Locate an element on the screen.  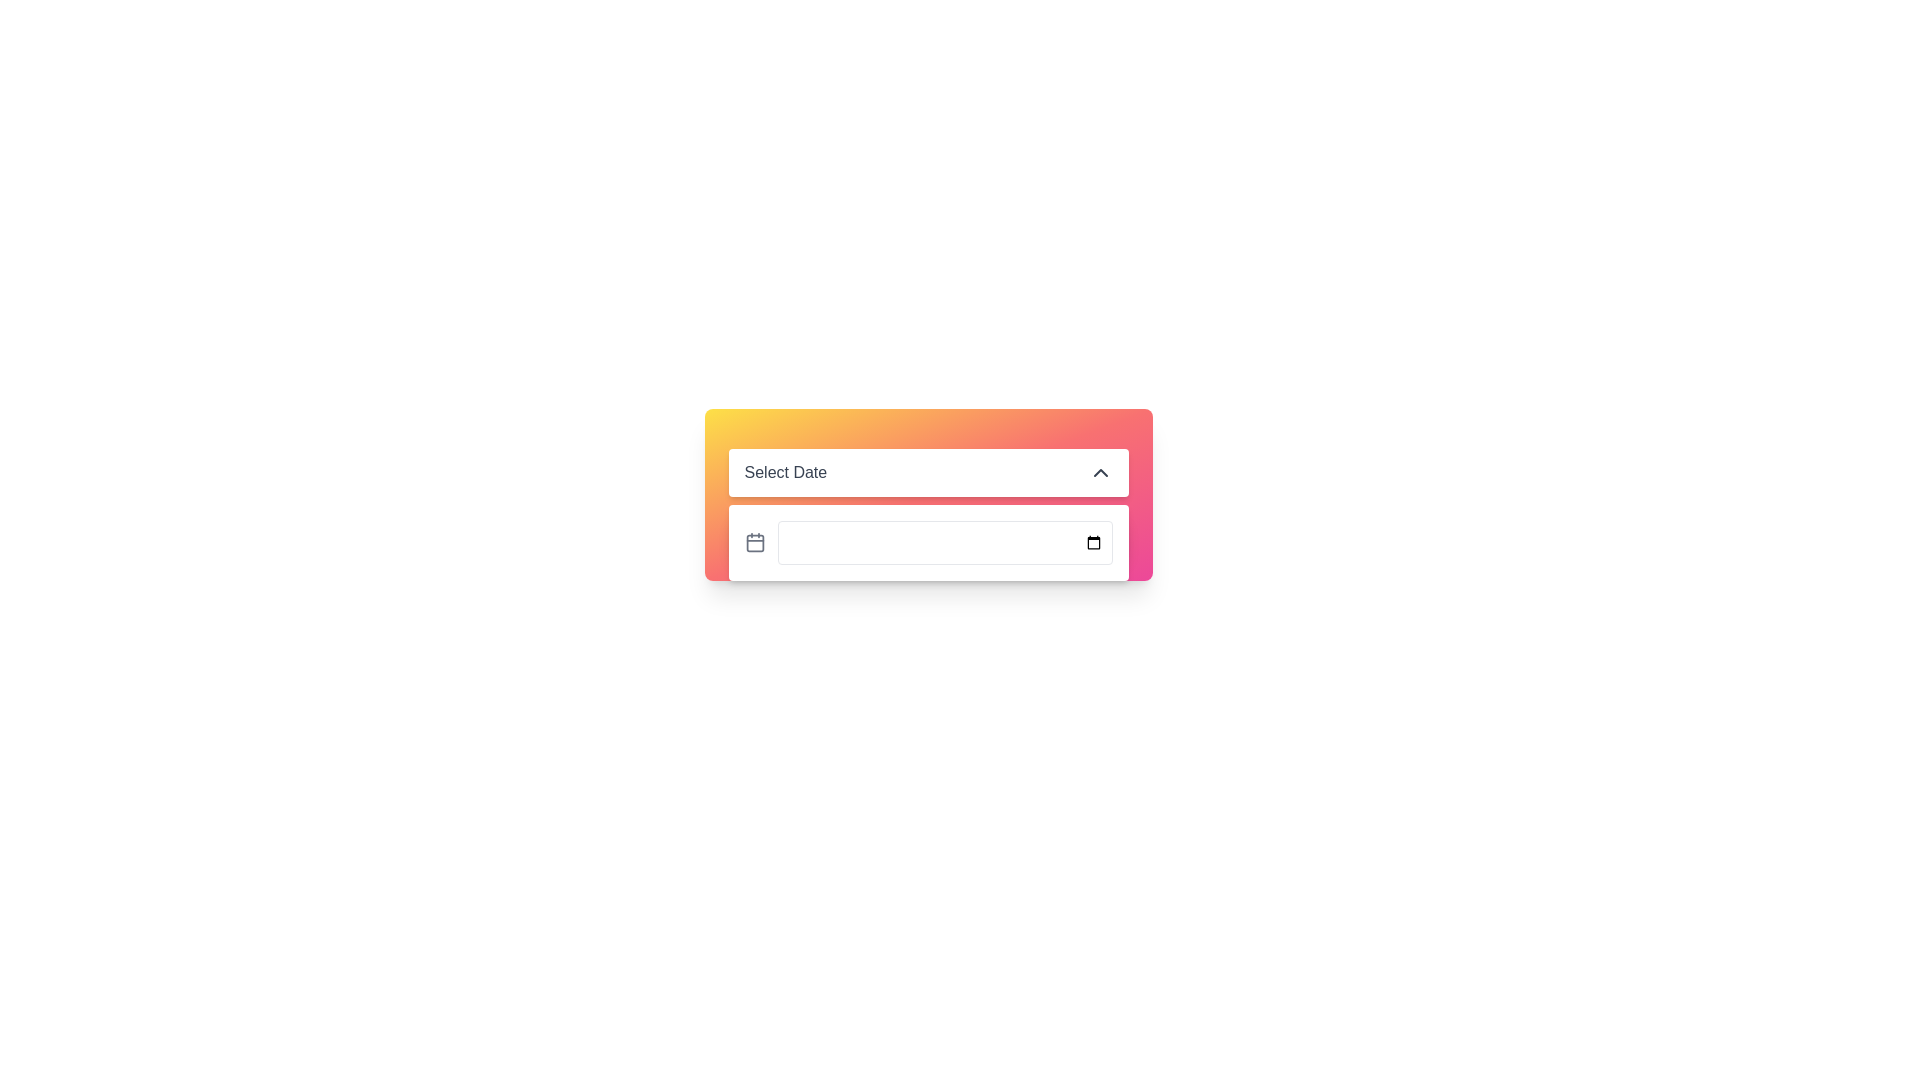
the calendar icon in the date selection panel is located at coordinates (927, 494).